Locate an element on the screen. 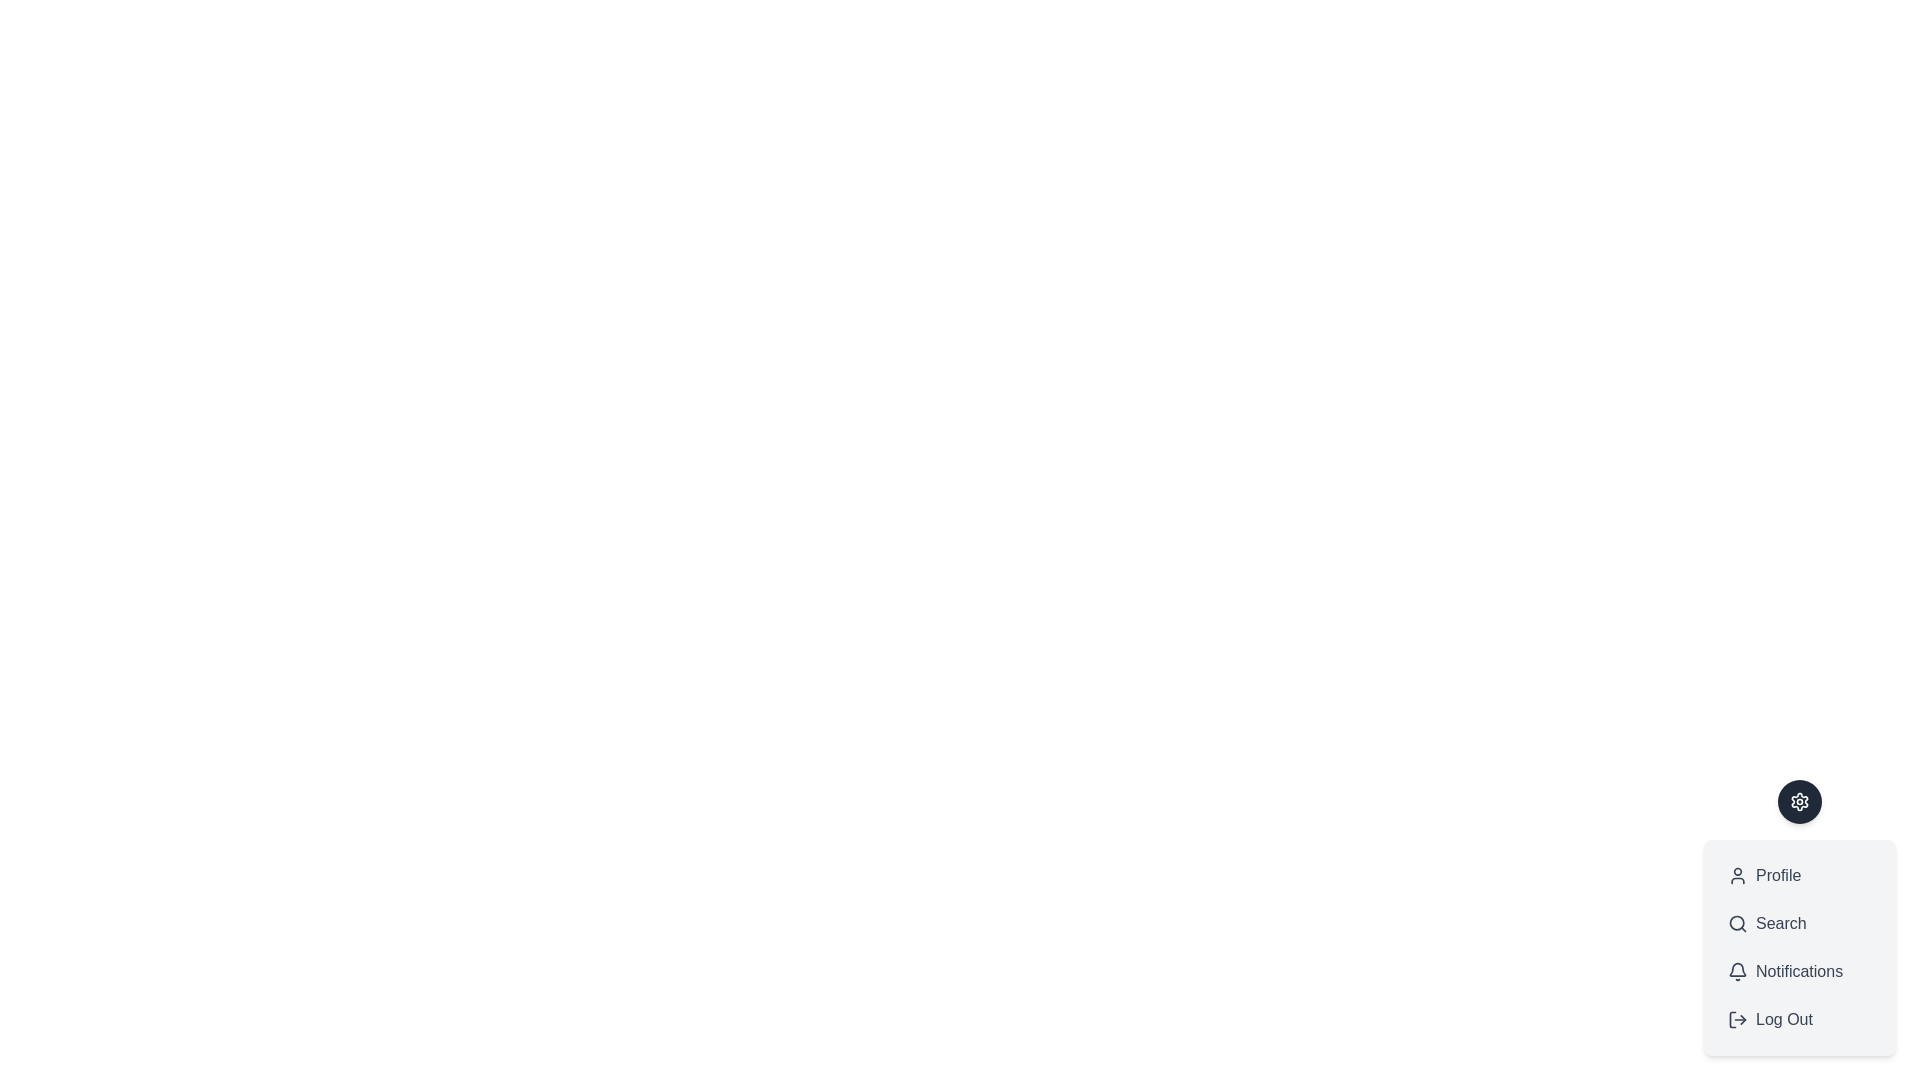 The width and height of the screenshot is (1920, 1080). the bell icon that represents the 'Notifications' menu item, located to the left of the 'Notifications' text label in the dropdown menu under the settings gear icon is located at coordinates (1736, 971).